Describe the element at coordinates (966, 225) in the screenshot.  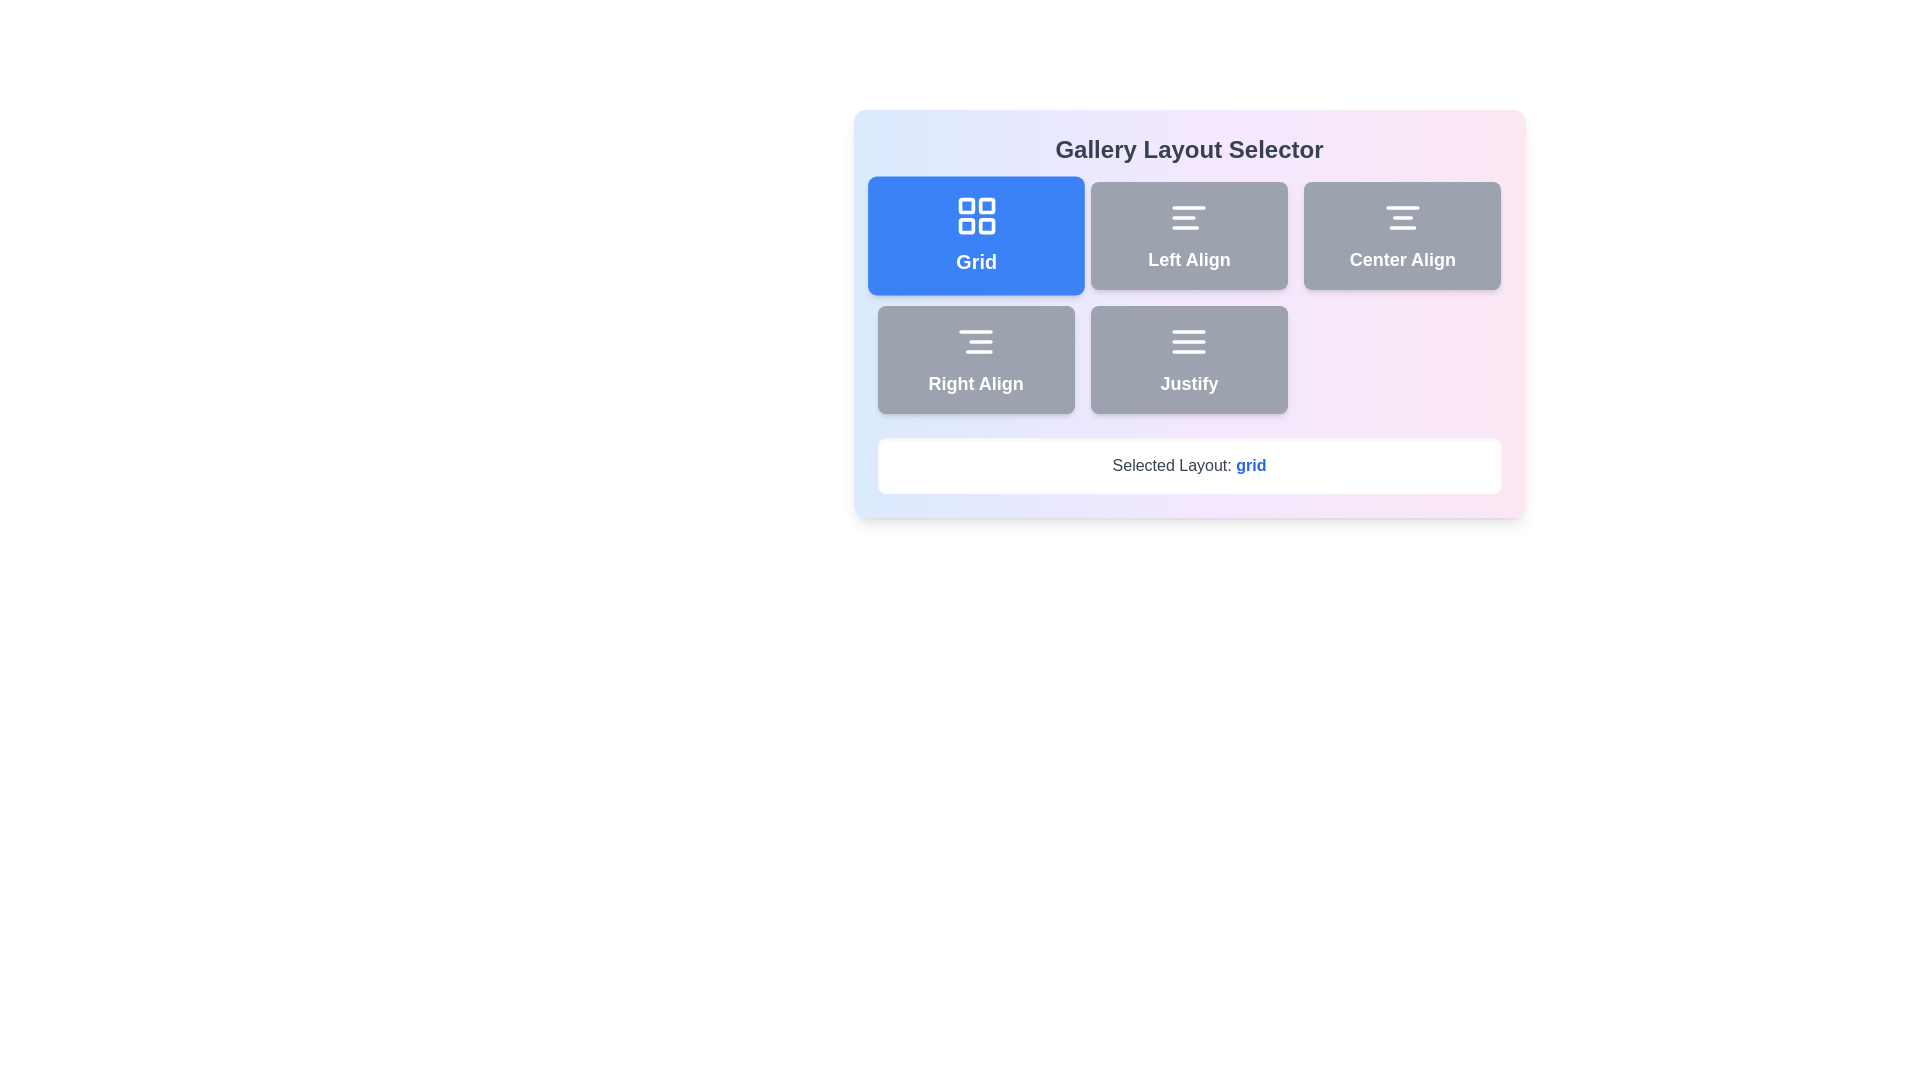
I see `the bottom-left square of the 2x2 grid layout within the 'Grid' icon located in the top-left corner of the layout selector` at that location.